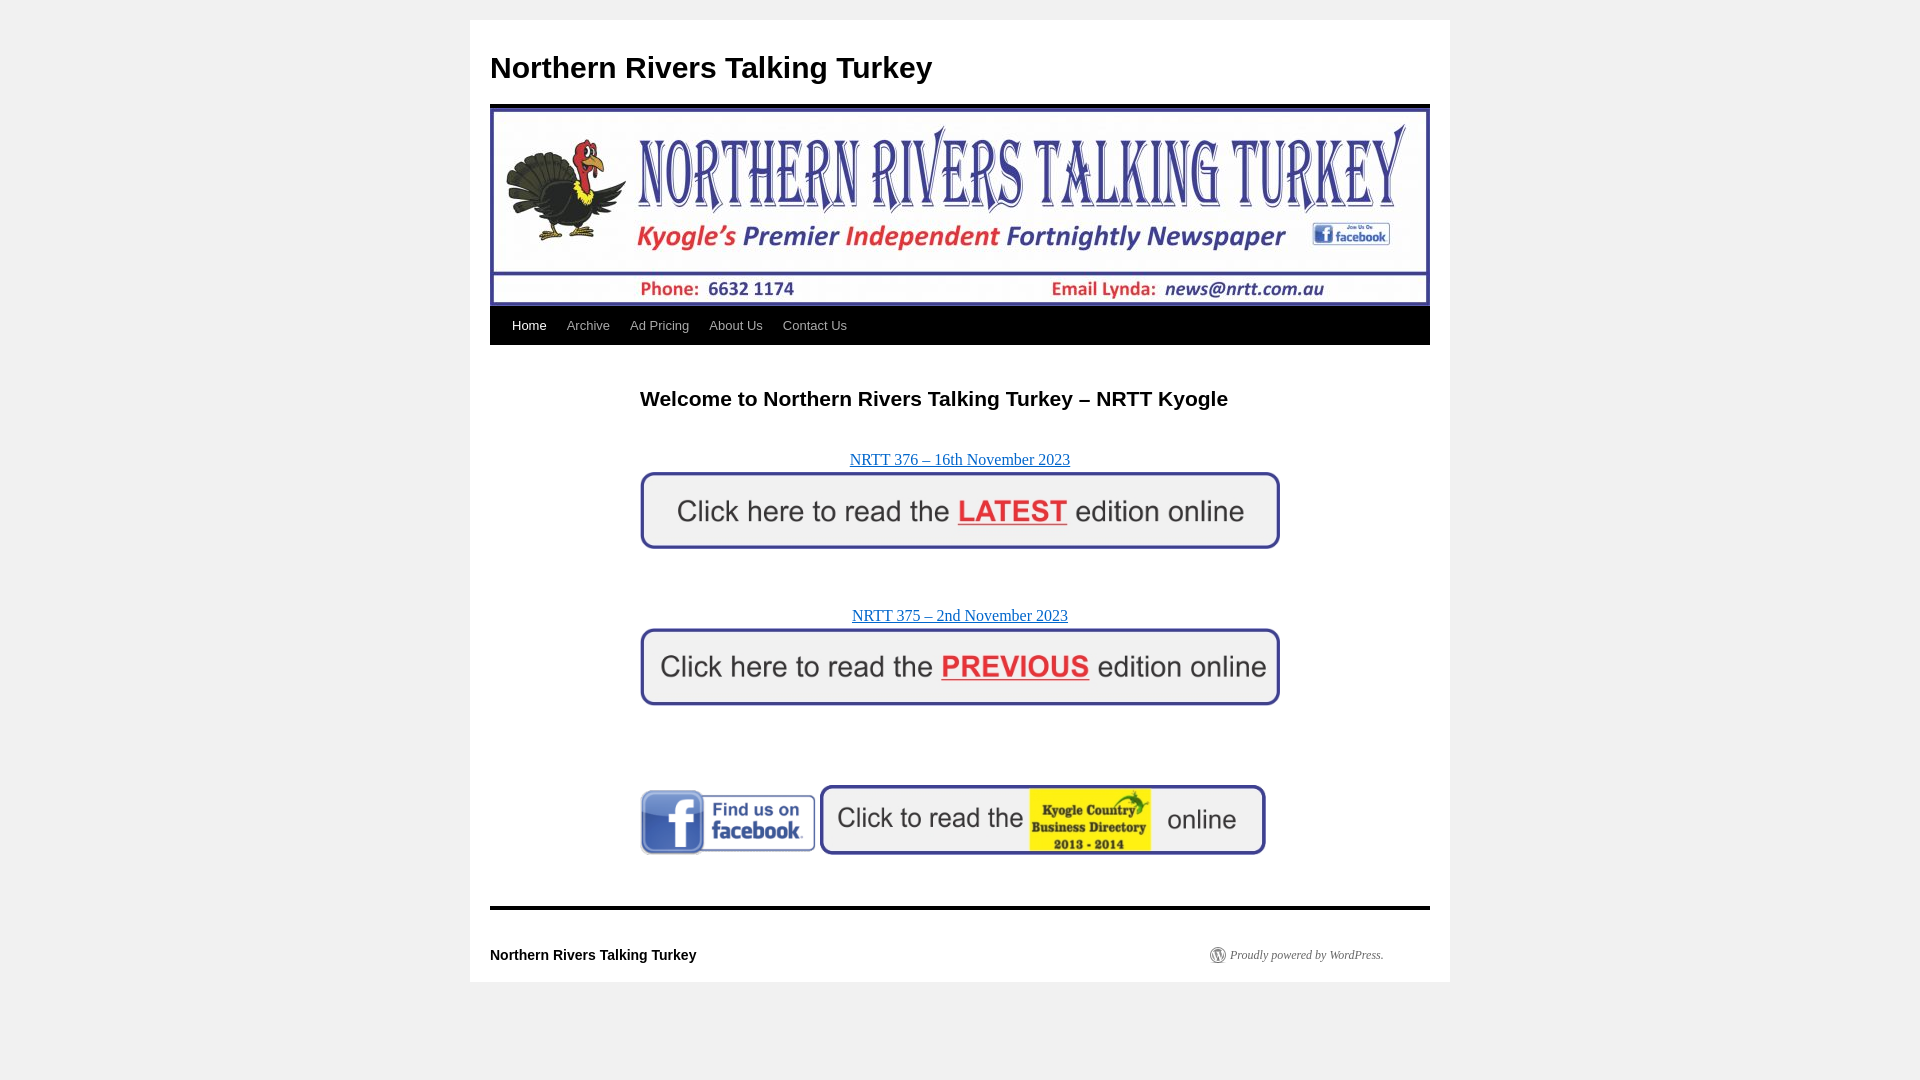 This screenshot has height=1080, width=1920. Describe the element at coordinates (771, 325) in the screenshot. I see `'Contact Us'` at that location.